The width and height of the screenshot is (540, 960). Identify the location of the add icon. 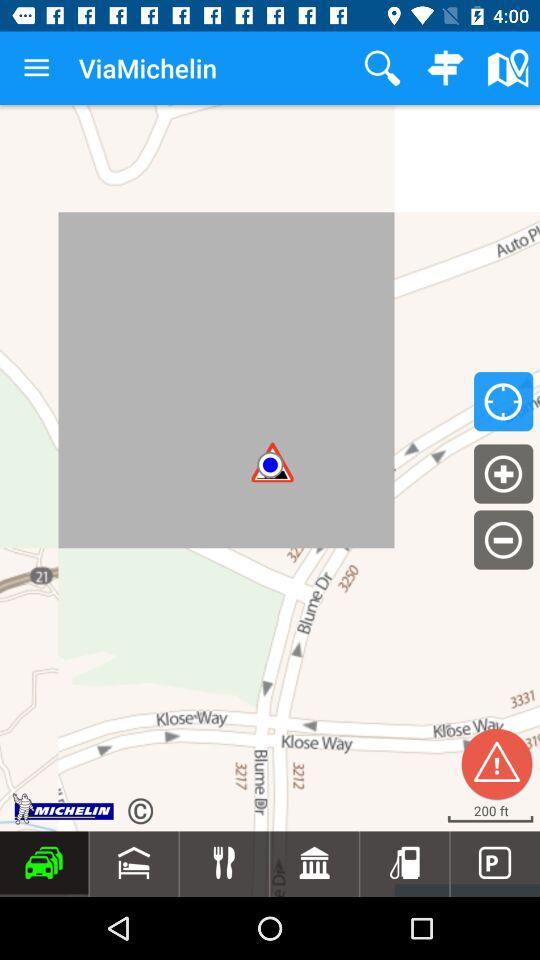
(502, 473).